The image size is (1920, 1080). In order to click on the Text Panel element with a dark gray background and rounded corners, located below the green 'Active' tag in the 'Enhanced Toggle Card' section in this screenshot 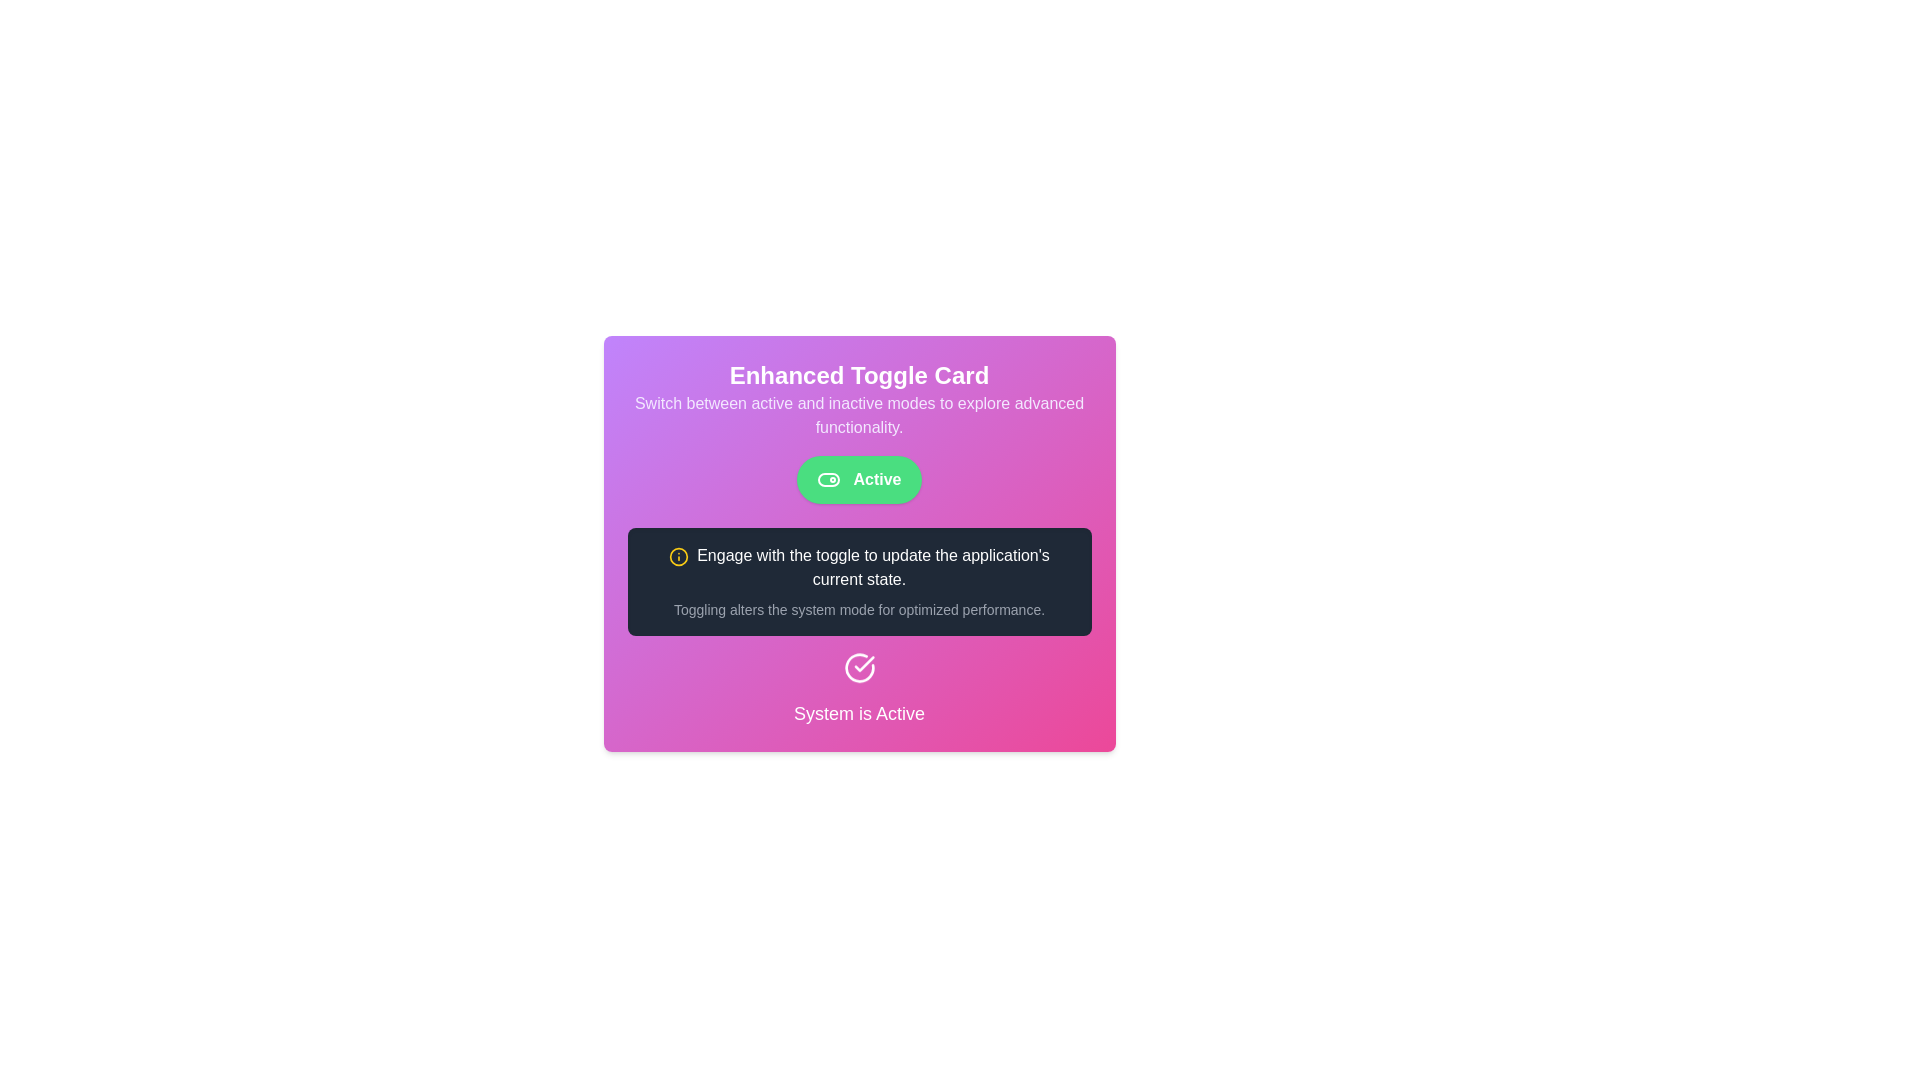, I will do `click(859, 582)`.